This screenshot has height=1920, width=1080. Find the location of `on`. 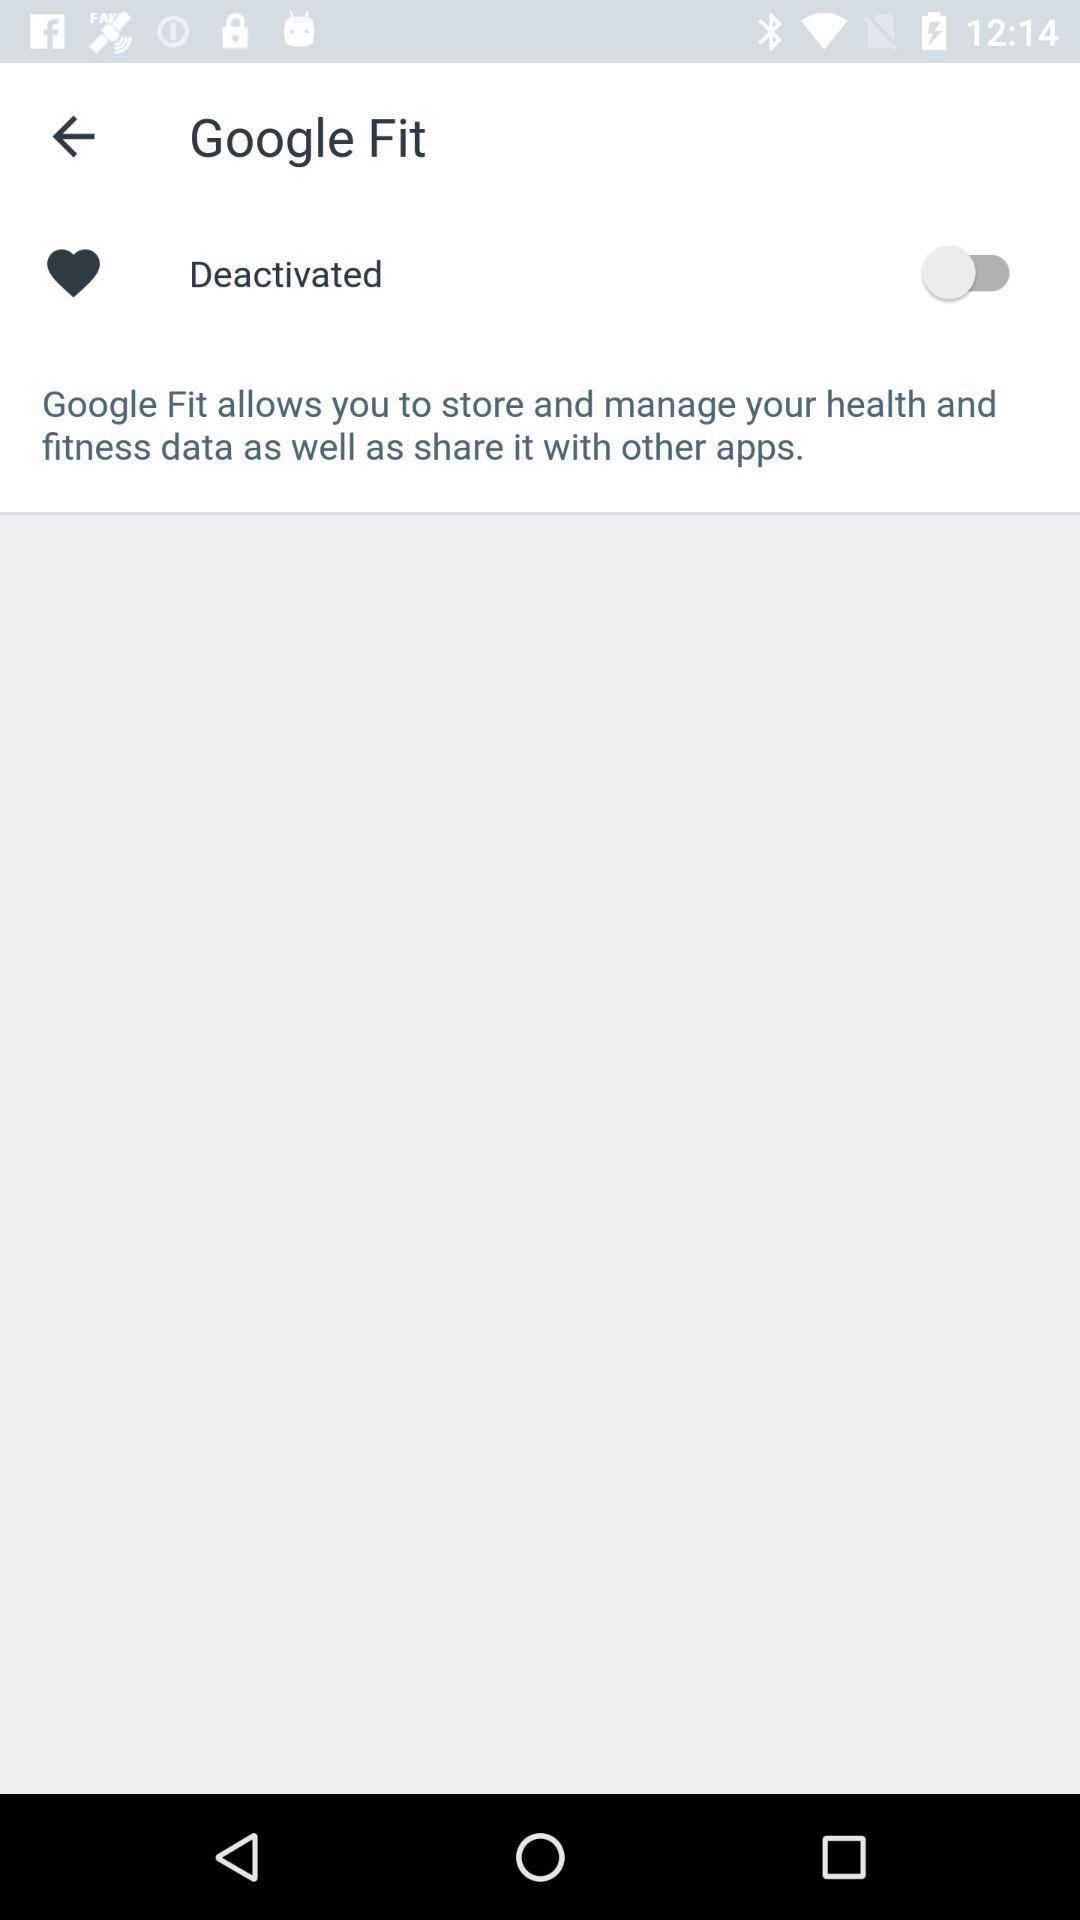

on is located at coordinates (974, 271).